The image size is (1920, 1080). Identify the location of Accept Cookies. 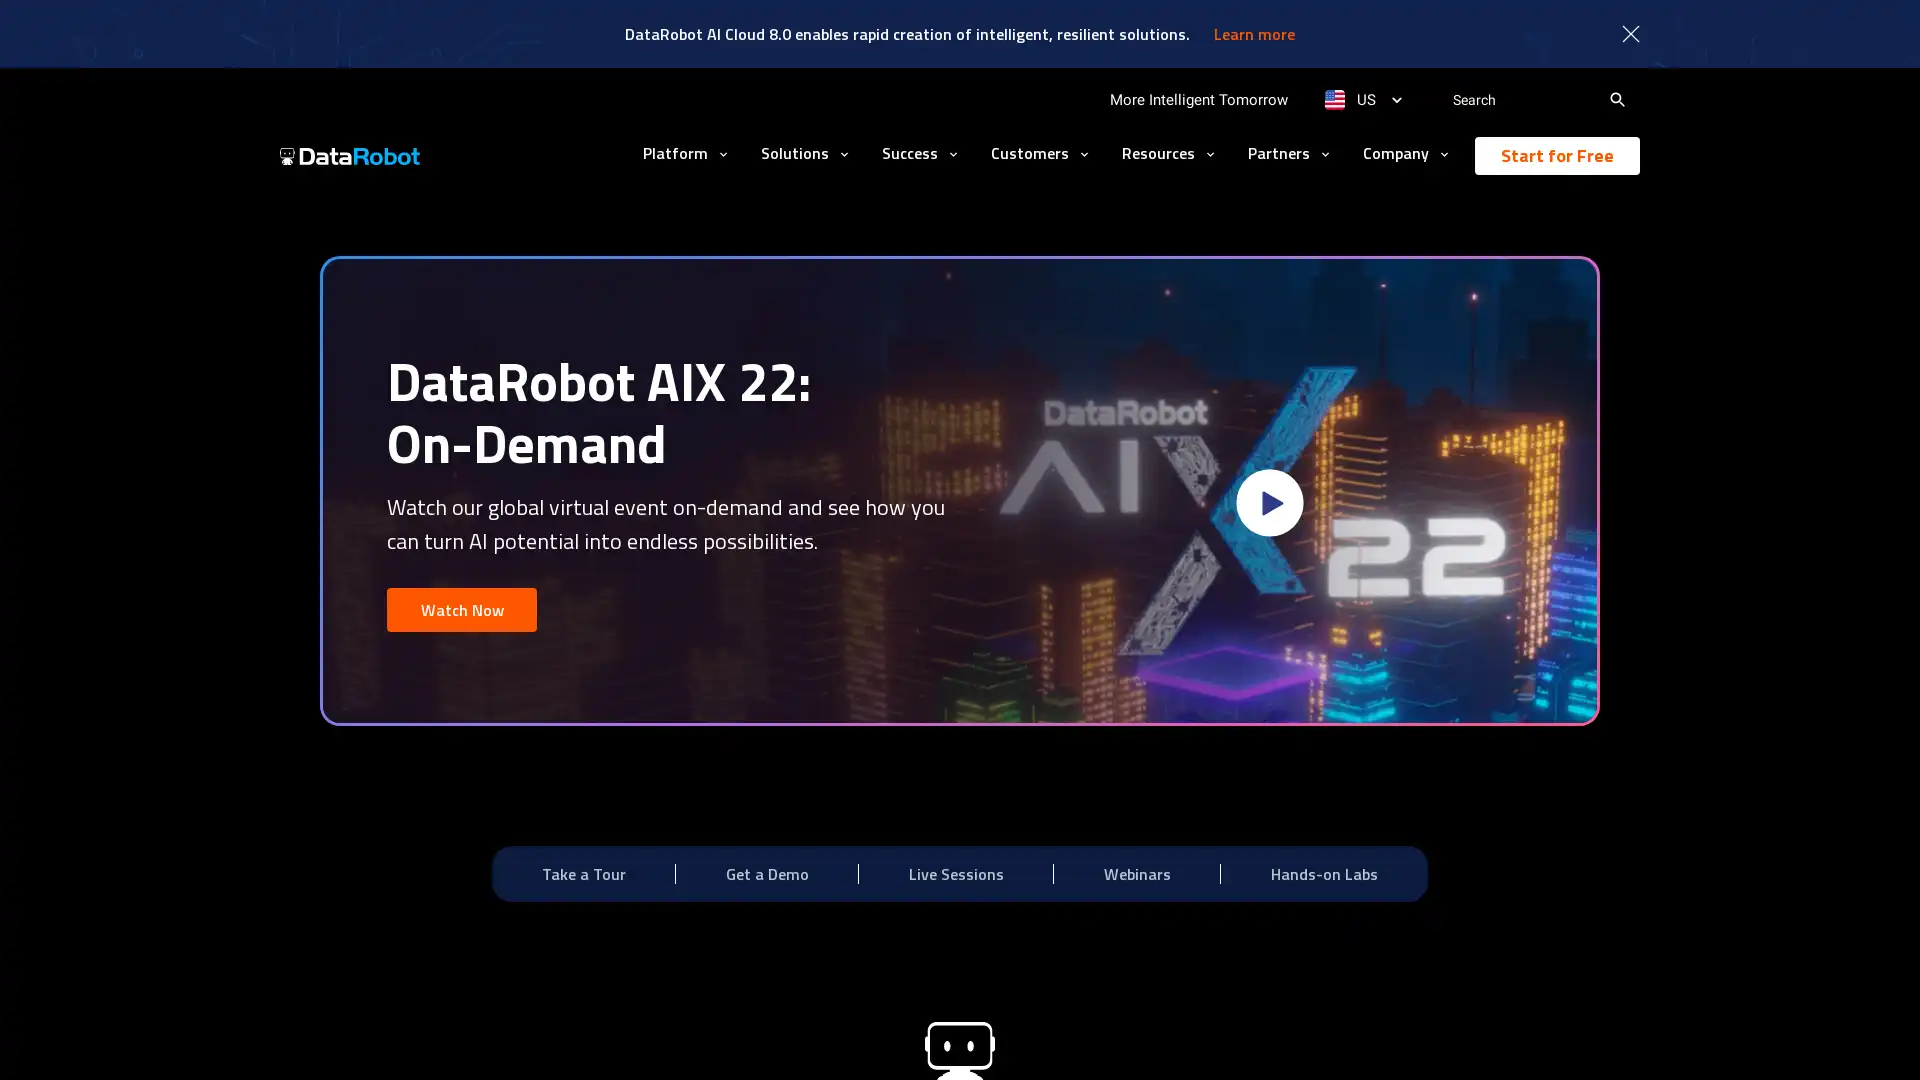
(1417, 1036).